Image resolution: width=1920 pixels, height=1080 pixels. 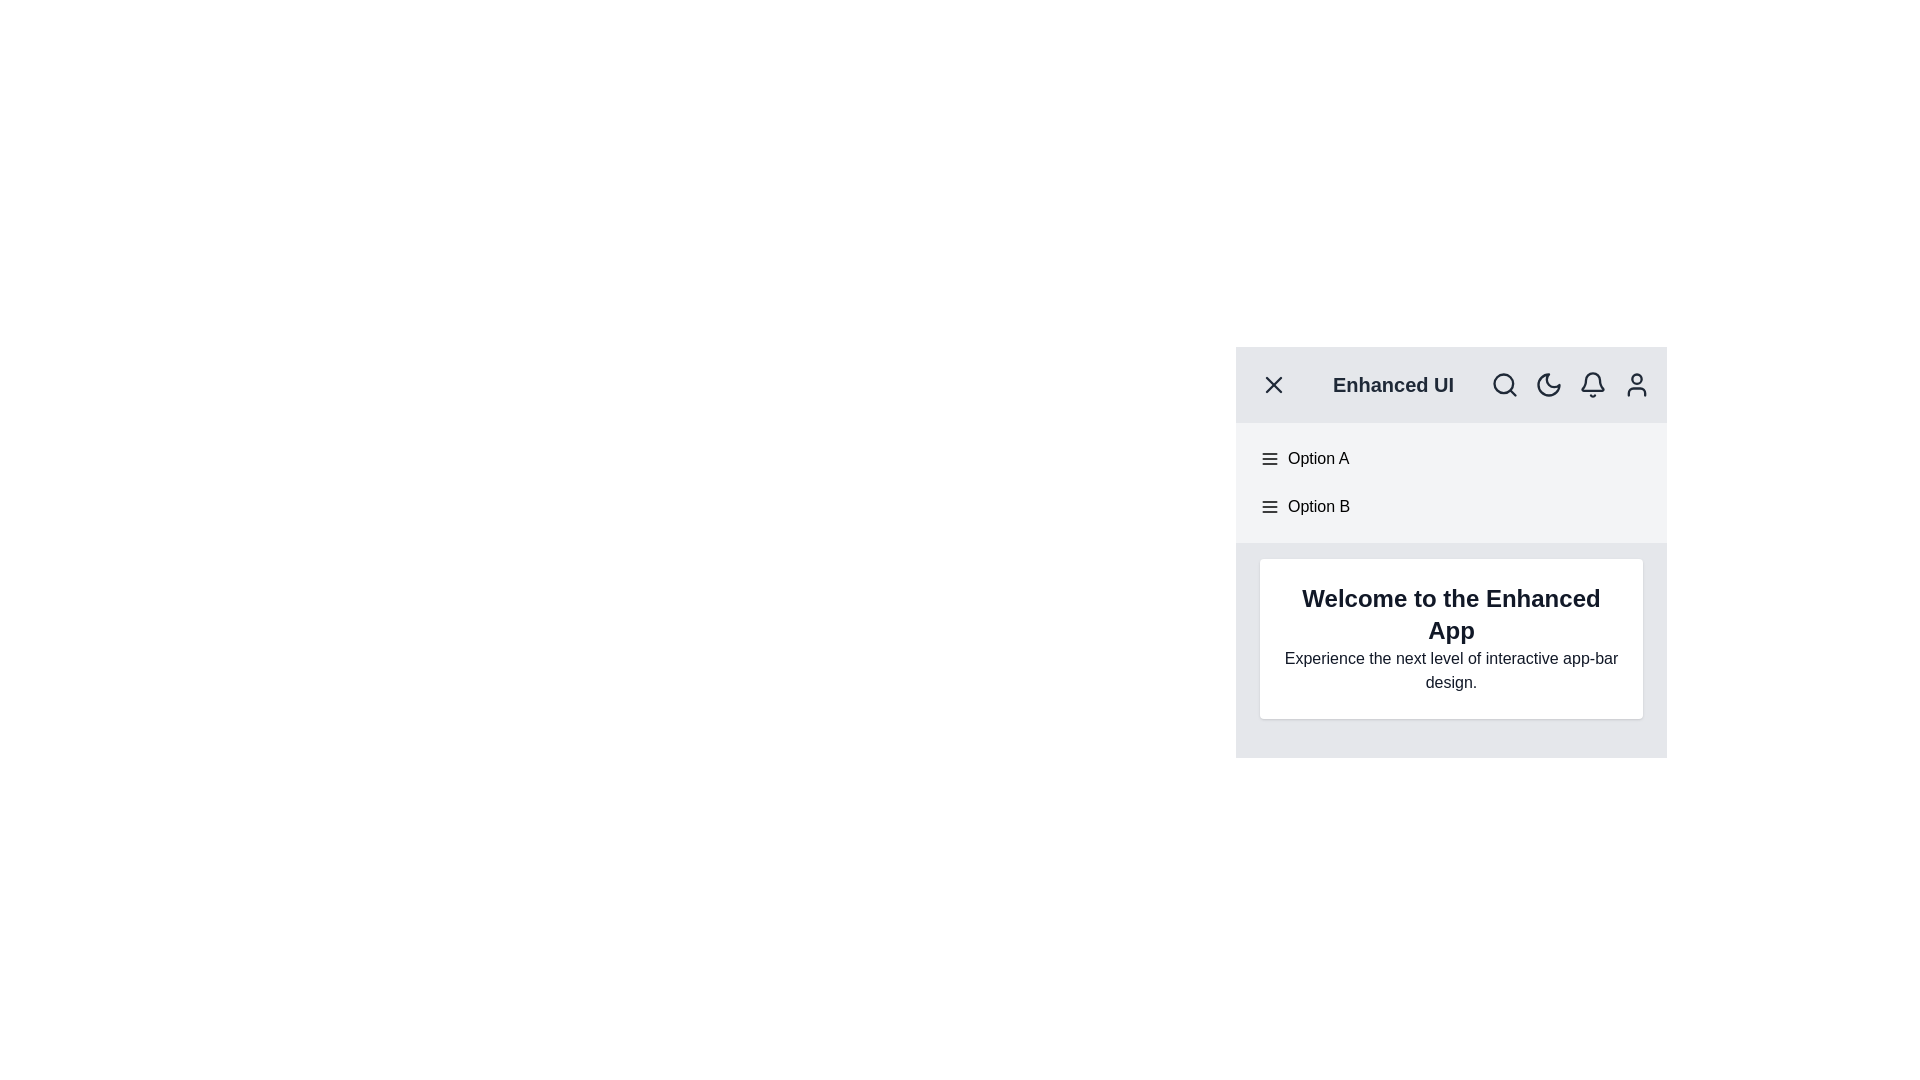 I want to click on toggle button to switch between dark and light mode, so click(x=1548, y=385).